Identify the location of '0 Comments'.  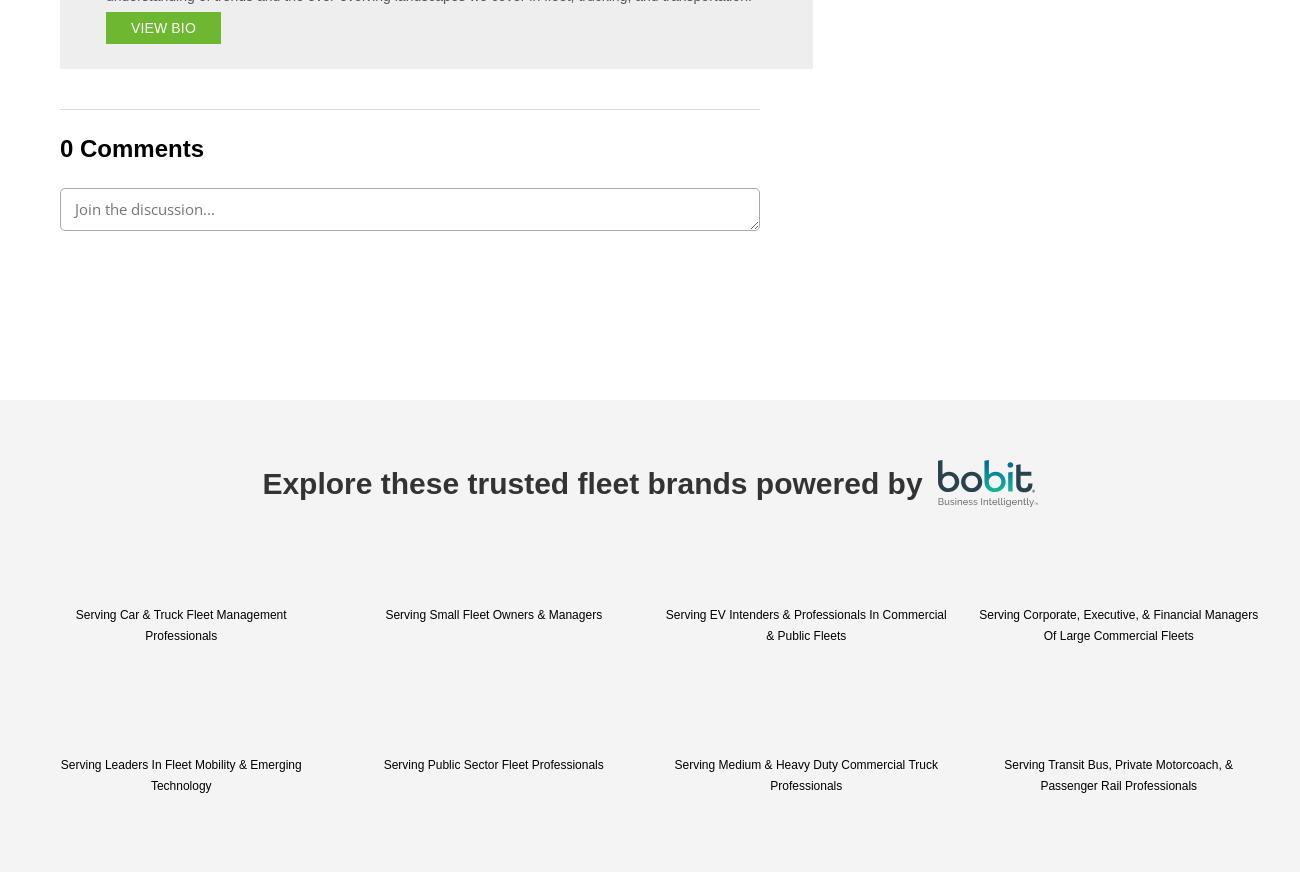
(130, 147).